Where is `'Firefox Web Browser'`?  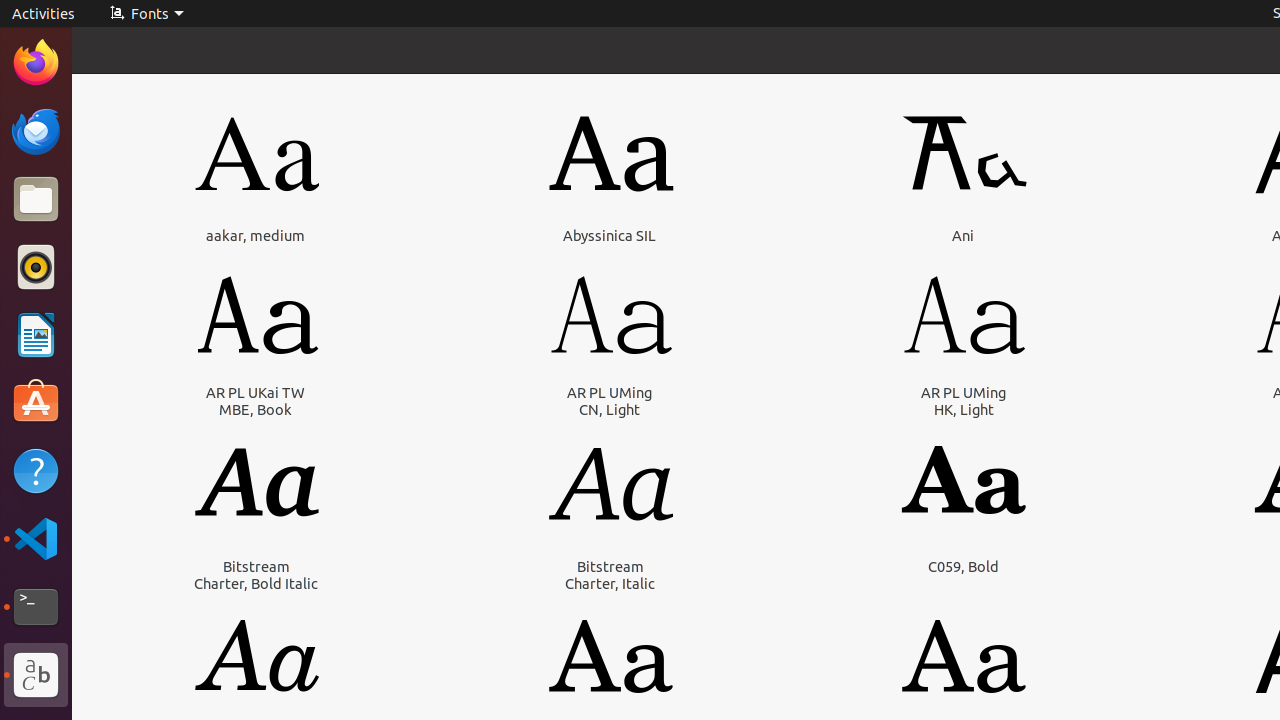 'Firefox Web Browser' is located at coordinates (35, 61).